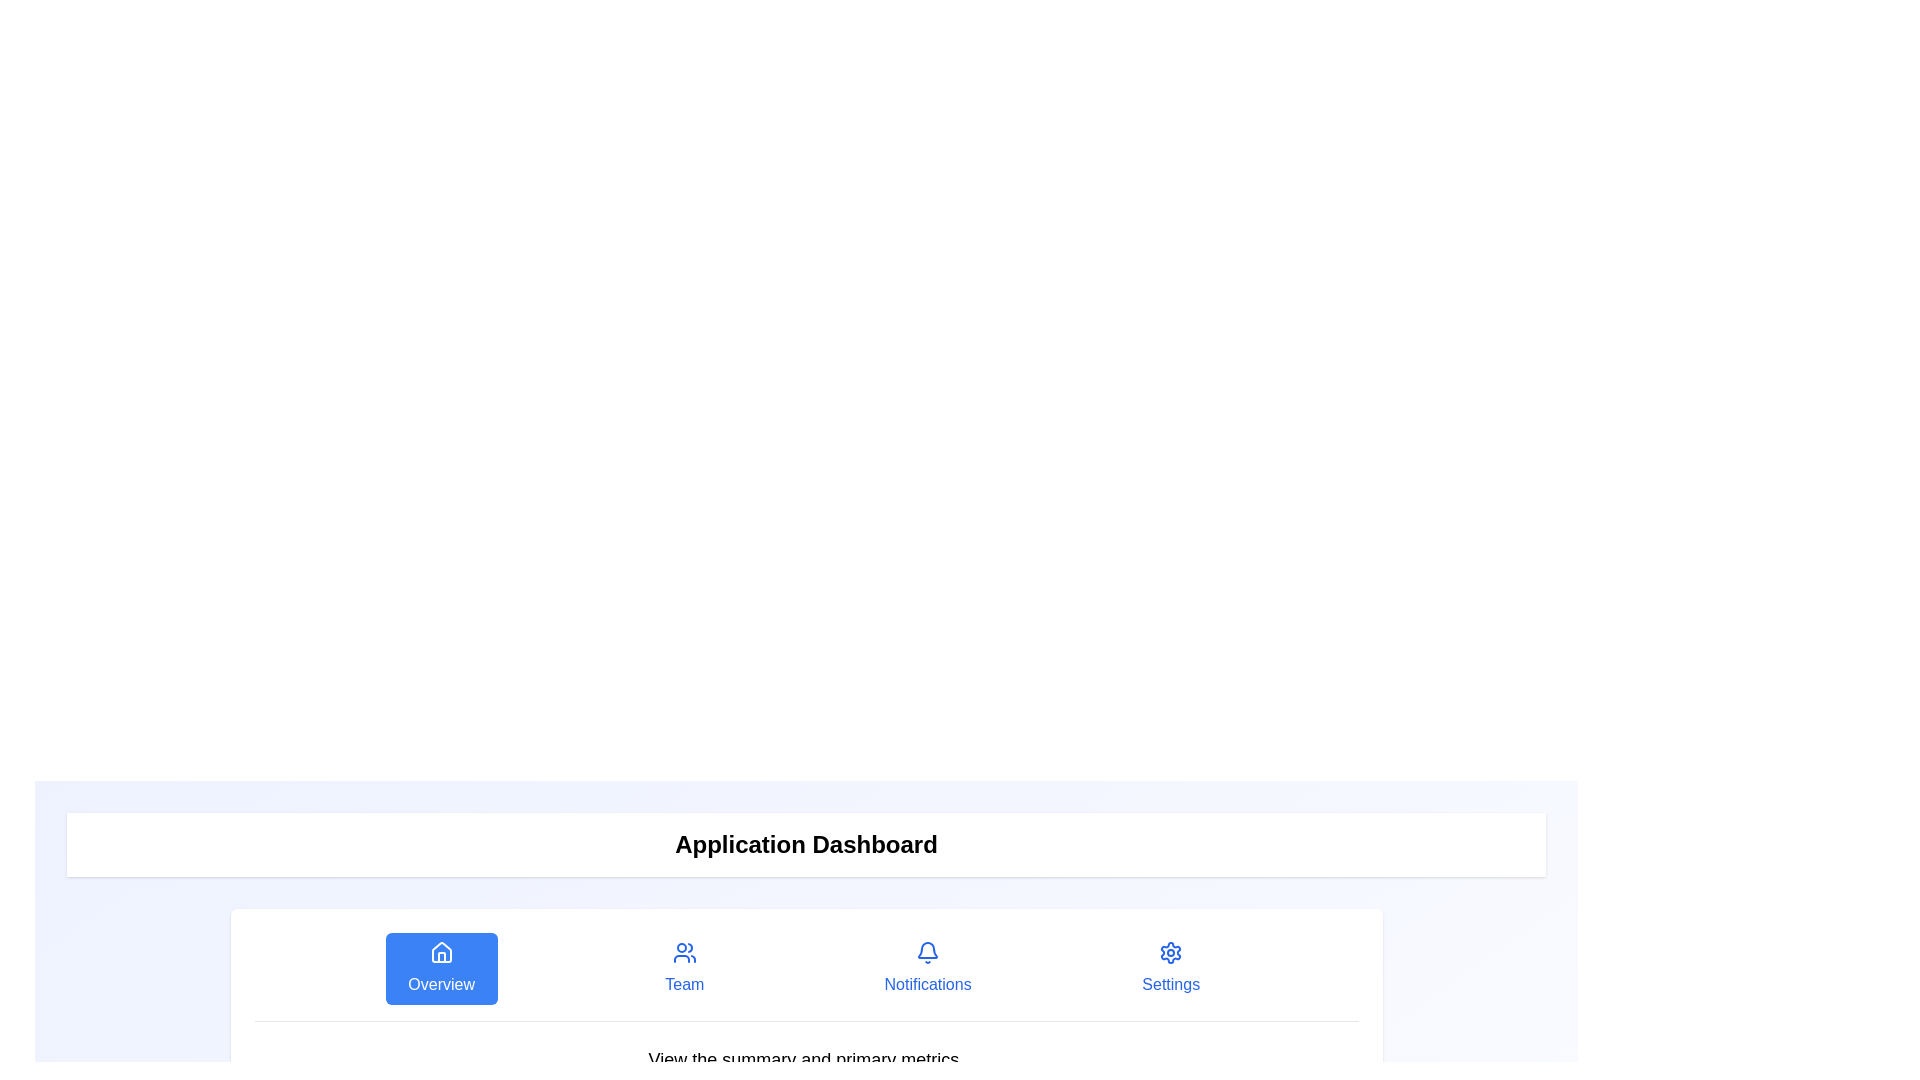 Image resolution: width=1920 pixels, height=1080 pixels. Describe the element at coordinates (440, 967) in the screenshot. I see `the first navigation button in the top left section of the navigation bar to enable keyboard navigation` at that location.